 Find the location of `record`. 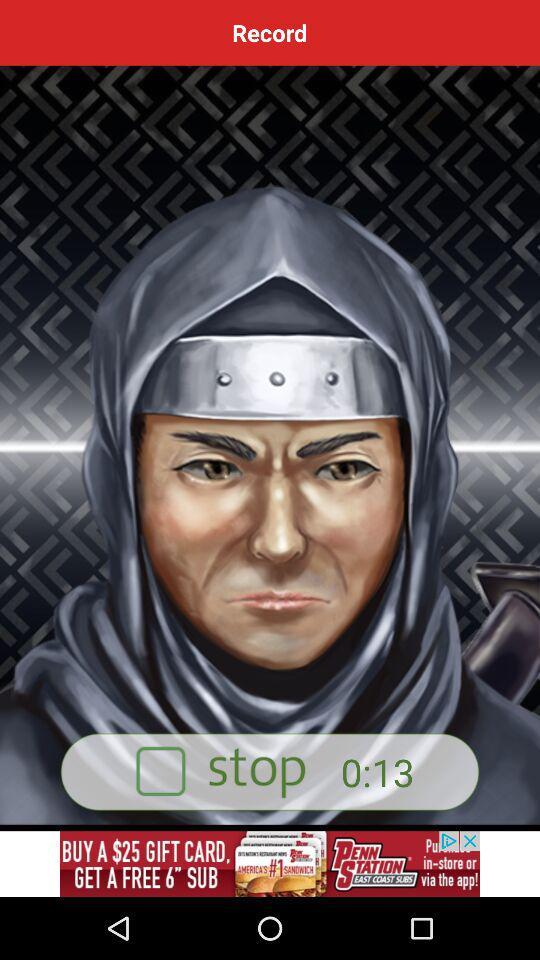

record is located at coordinates (270, 863).